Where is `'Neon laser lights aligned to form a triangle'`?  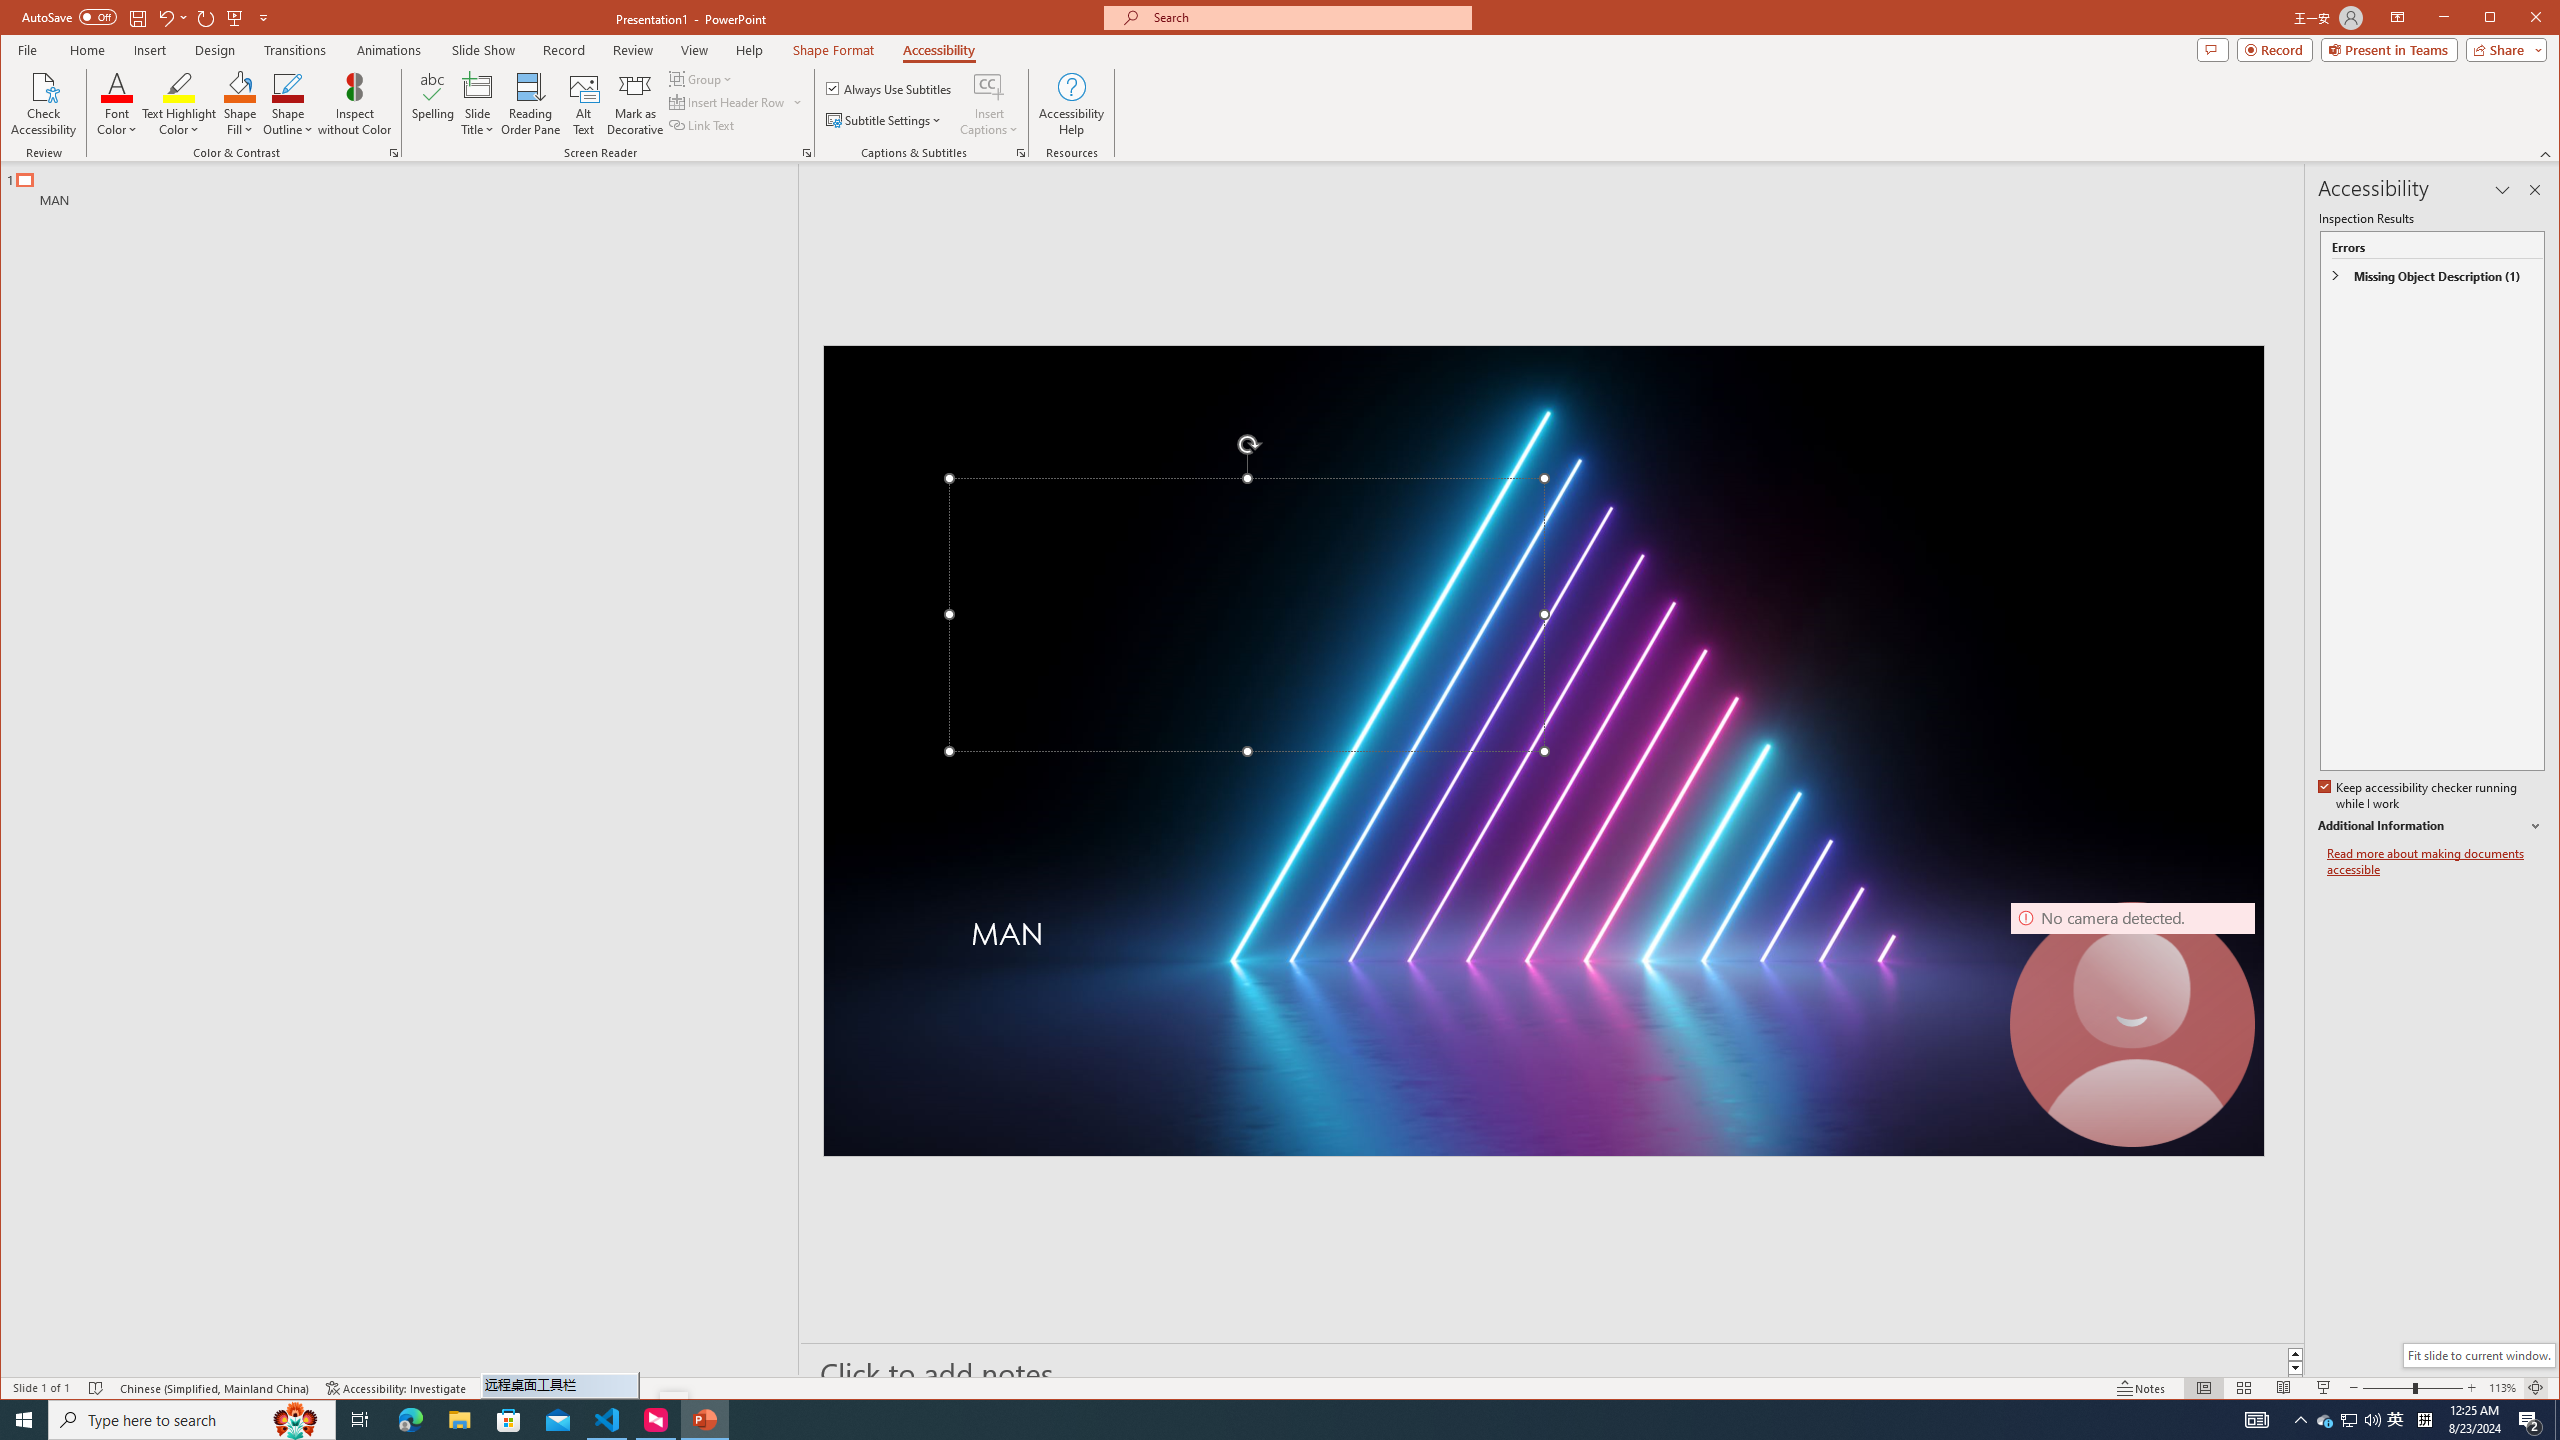
'Neon laser lights aligned to form a triangle' is located at coordinates (1542, 750).